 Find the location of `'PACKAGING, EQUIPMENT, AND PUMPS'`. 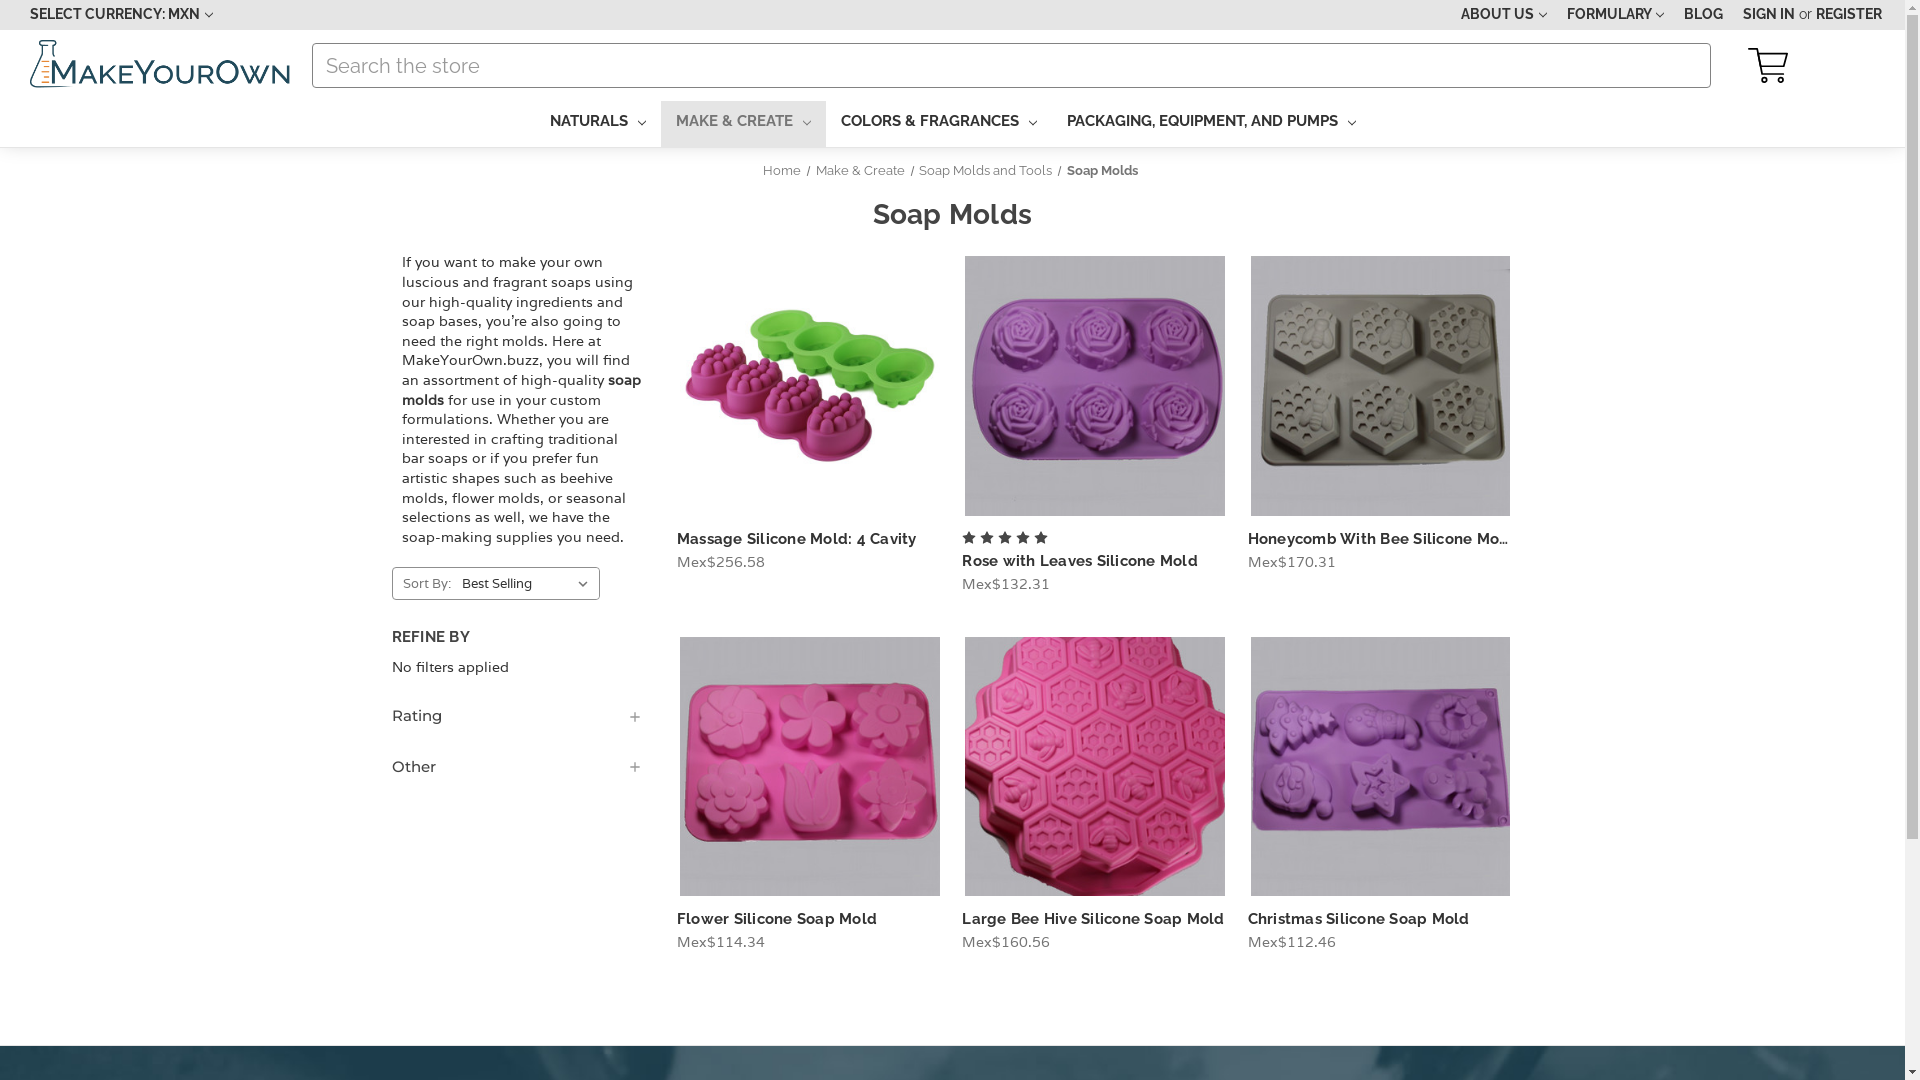

'PACKAGING, EQUIPMENT, AND PUMPS' is located at coordinates (1210, 123).